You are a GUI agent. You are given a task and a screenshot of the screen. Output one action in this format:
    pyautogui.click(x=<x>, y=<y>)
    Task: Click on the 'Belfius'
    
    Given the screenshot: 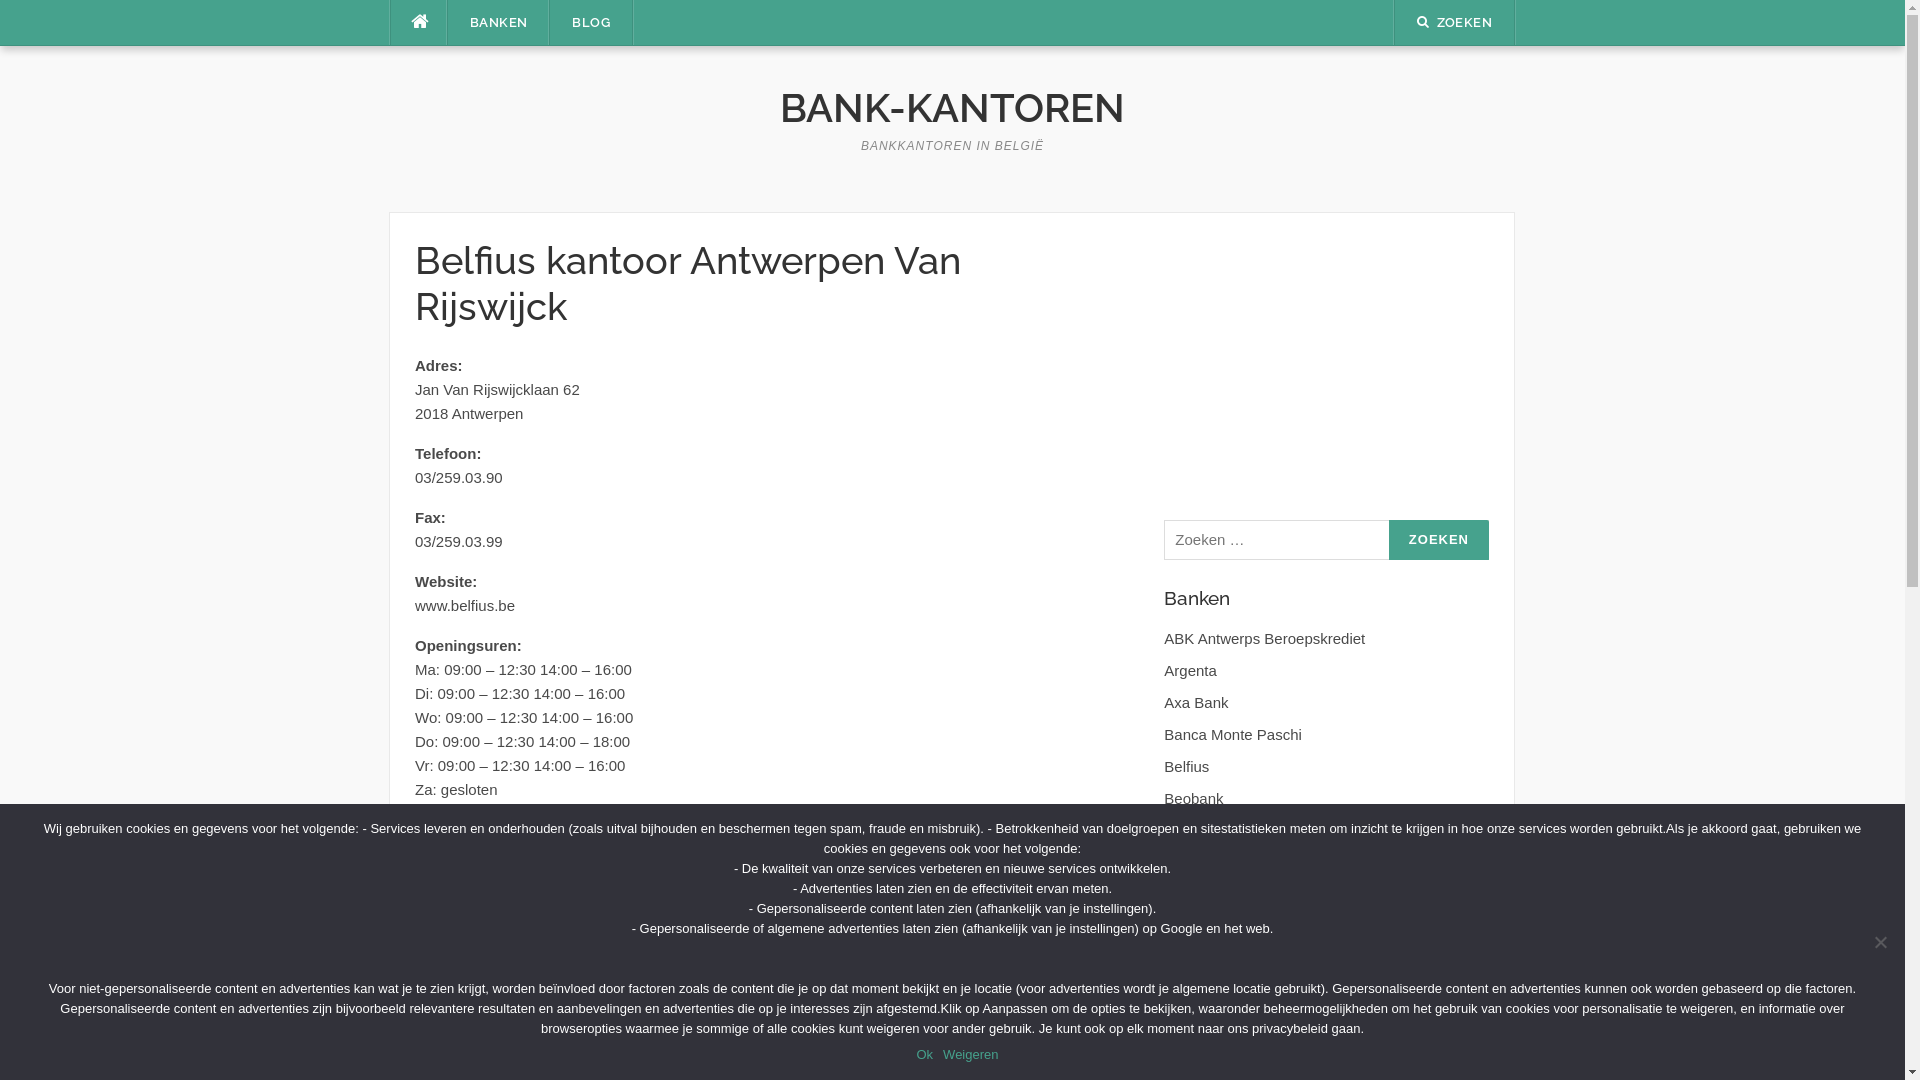 What is the action you would take?
    pyautogui.click(x=1186, y=765)
    